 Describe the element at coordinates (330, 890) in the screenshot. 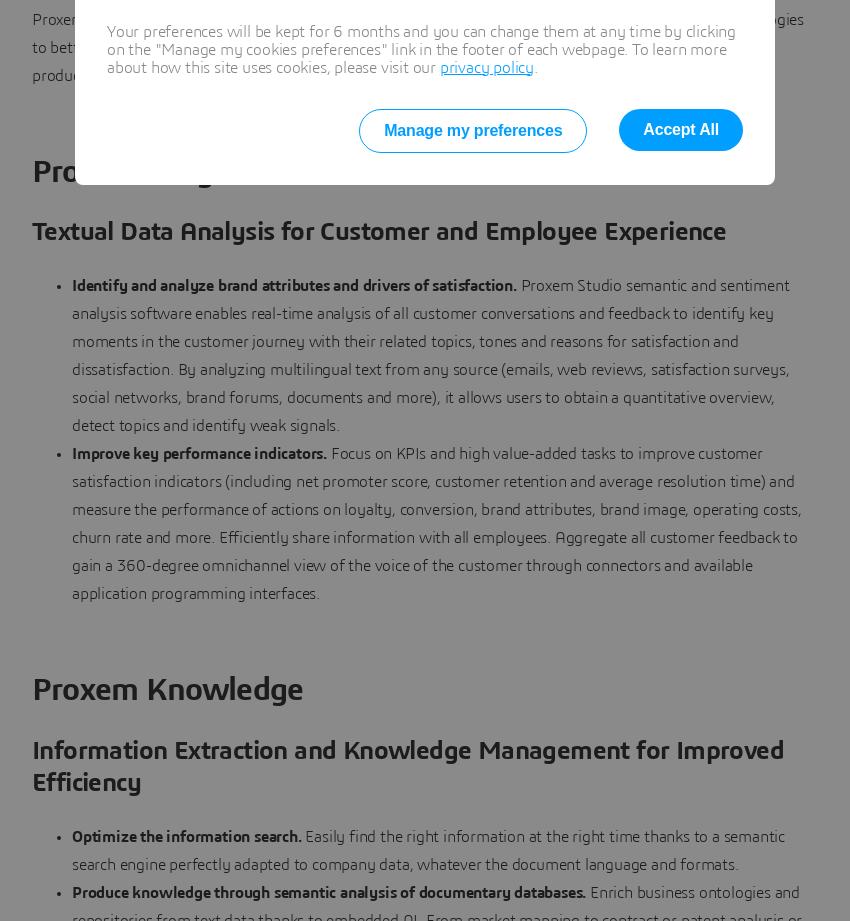

I see `'Produce knowledge through semantic analysis of documentary databases.'` at that location.